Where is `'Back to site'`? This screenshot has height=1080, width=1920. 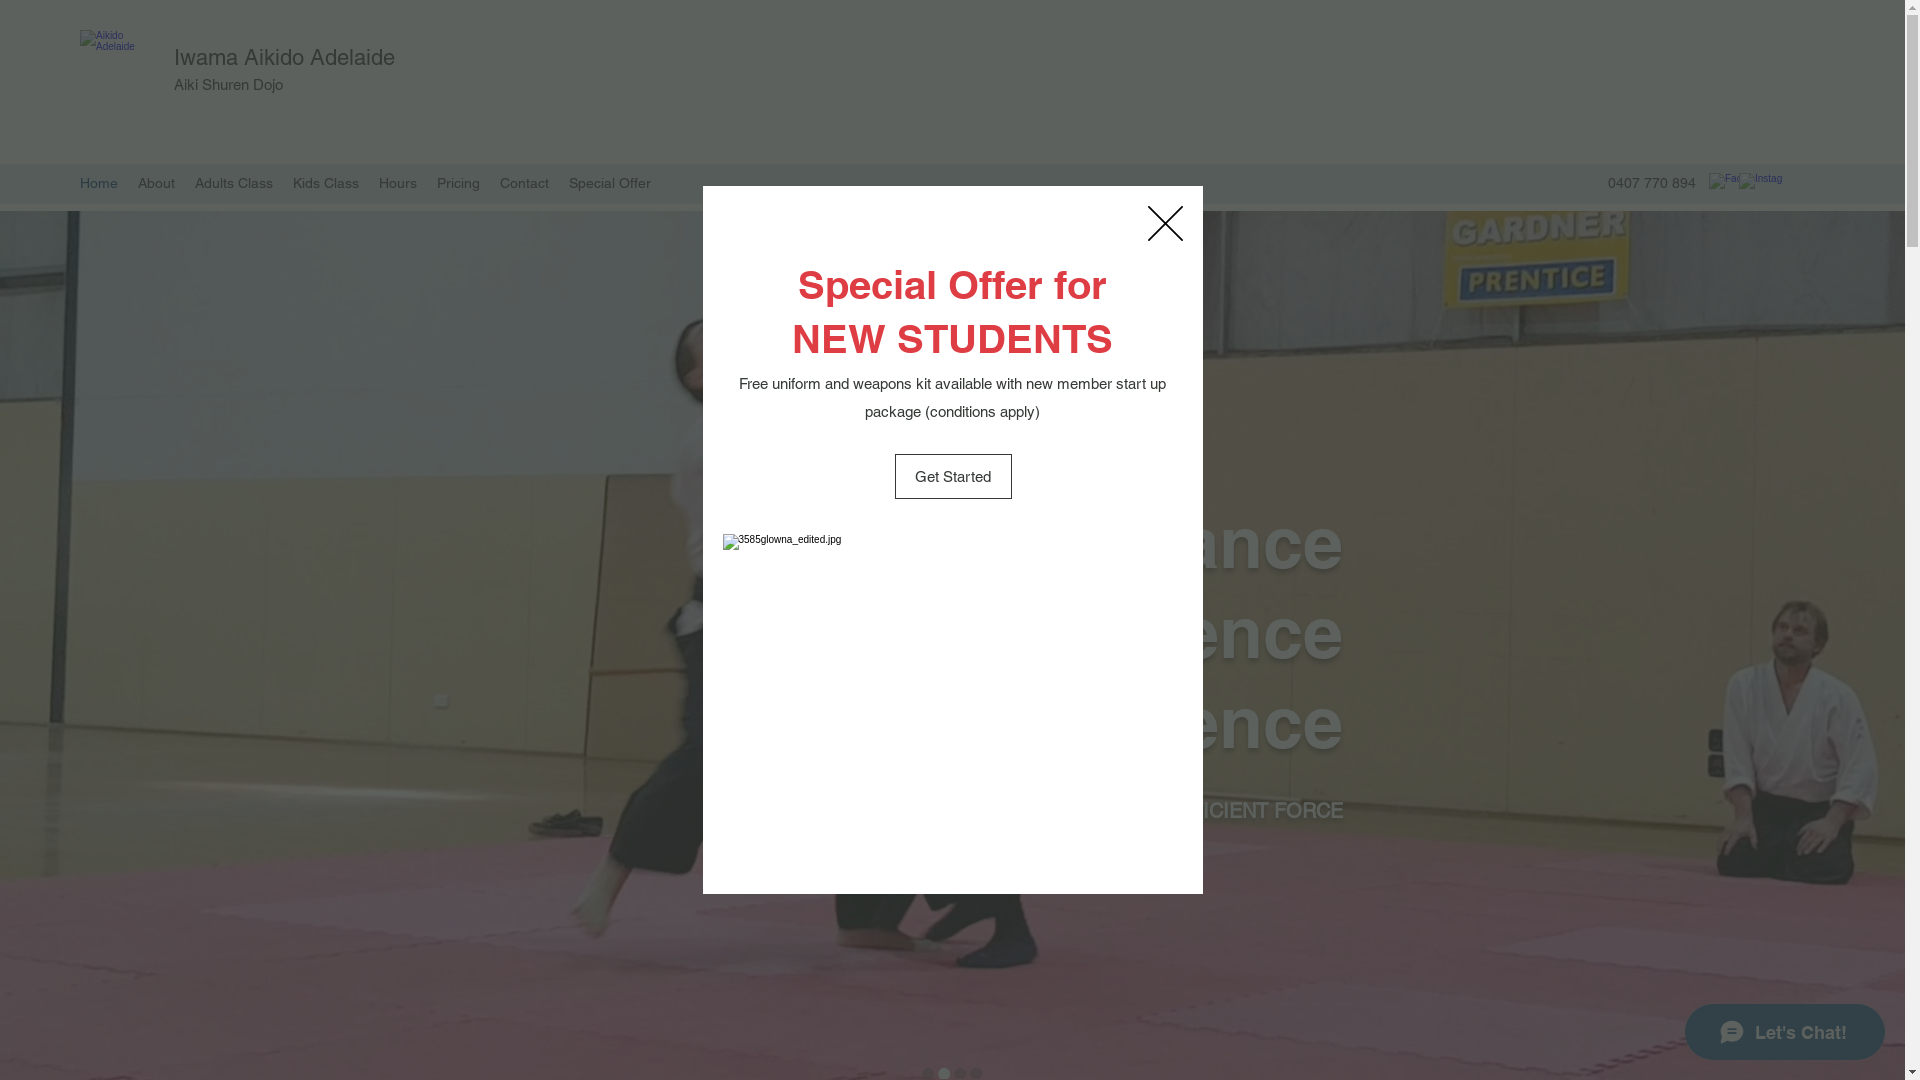 'Back to site' is located at coordinates (1165, 223).